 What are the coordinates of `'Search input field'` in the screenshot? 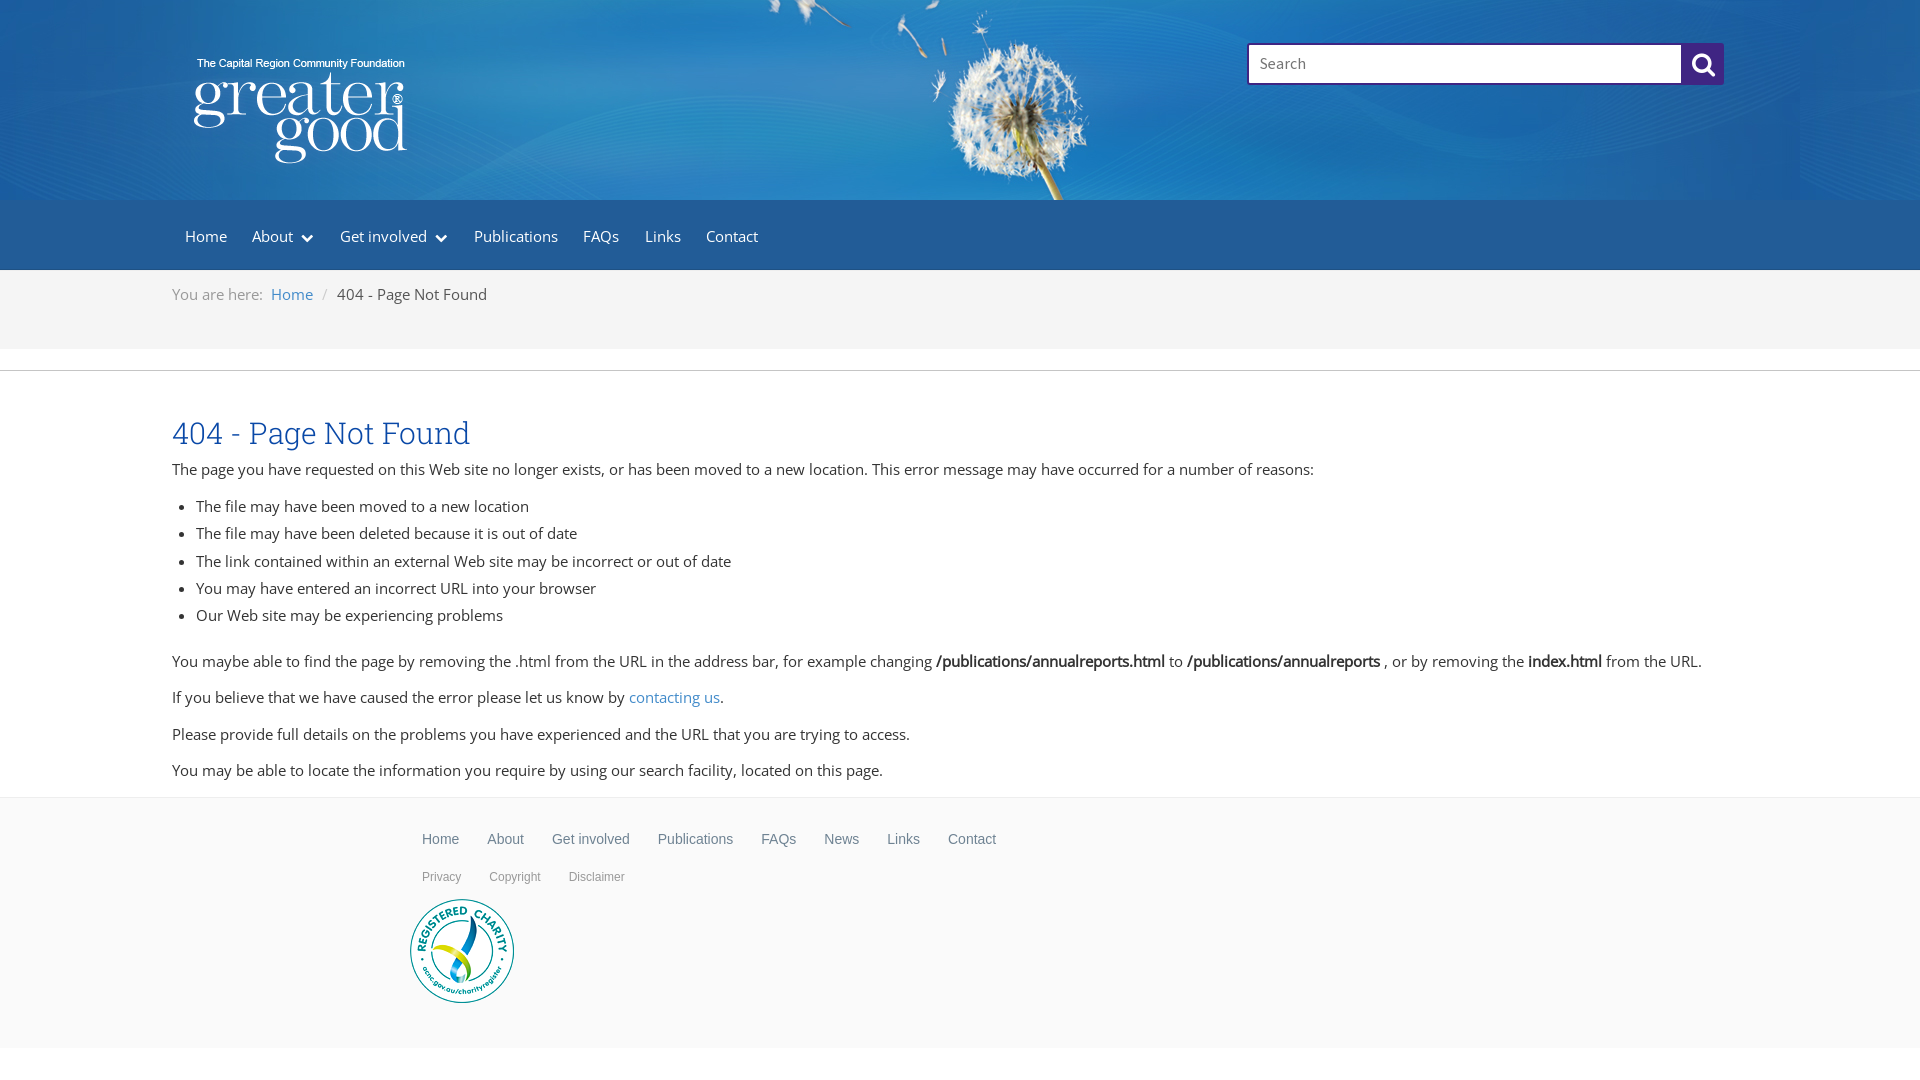 It's located at (1464, 63).